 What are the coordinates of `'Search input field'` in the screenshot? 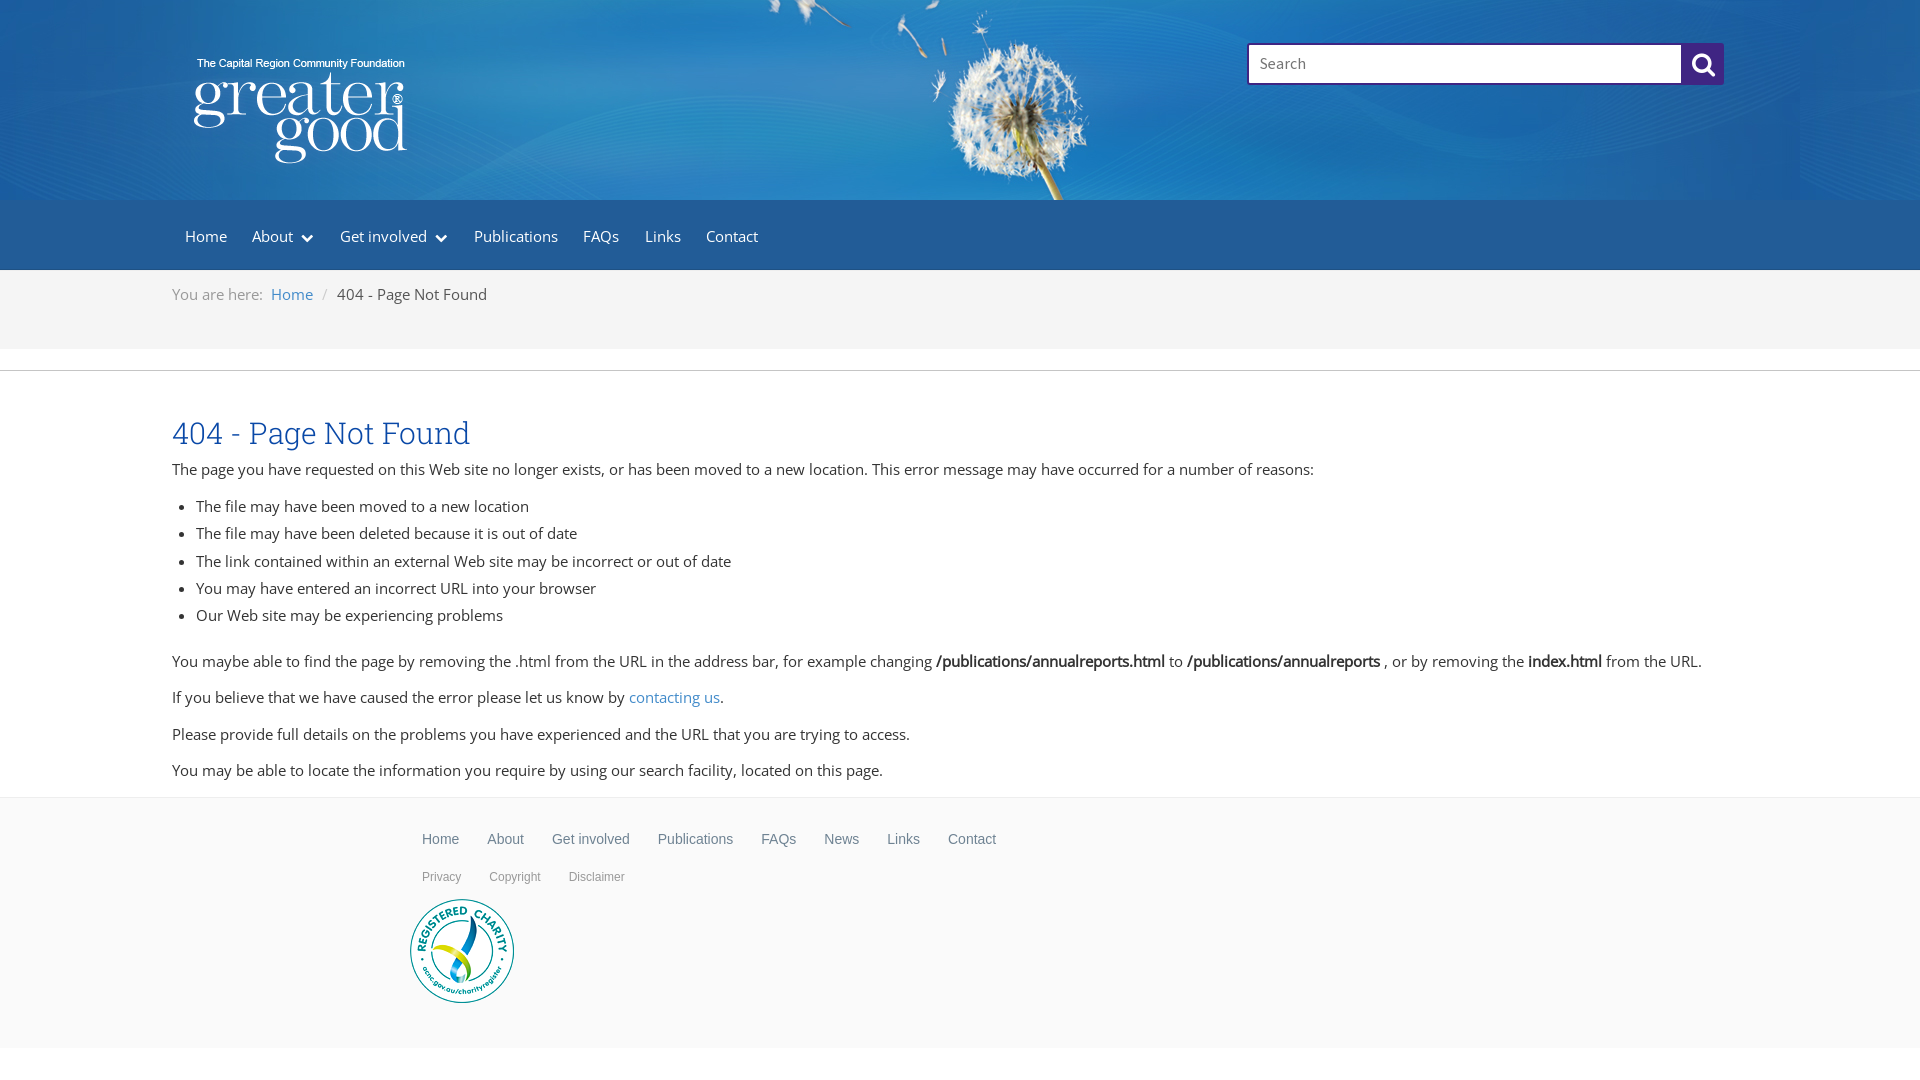 It's located at (1464, 63).